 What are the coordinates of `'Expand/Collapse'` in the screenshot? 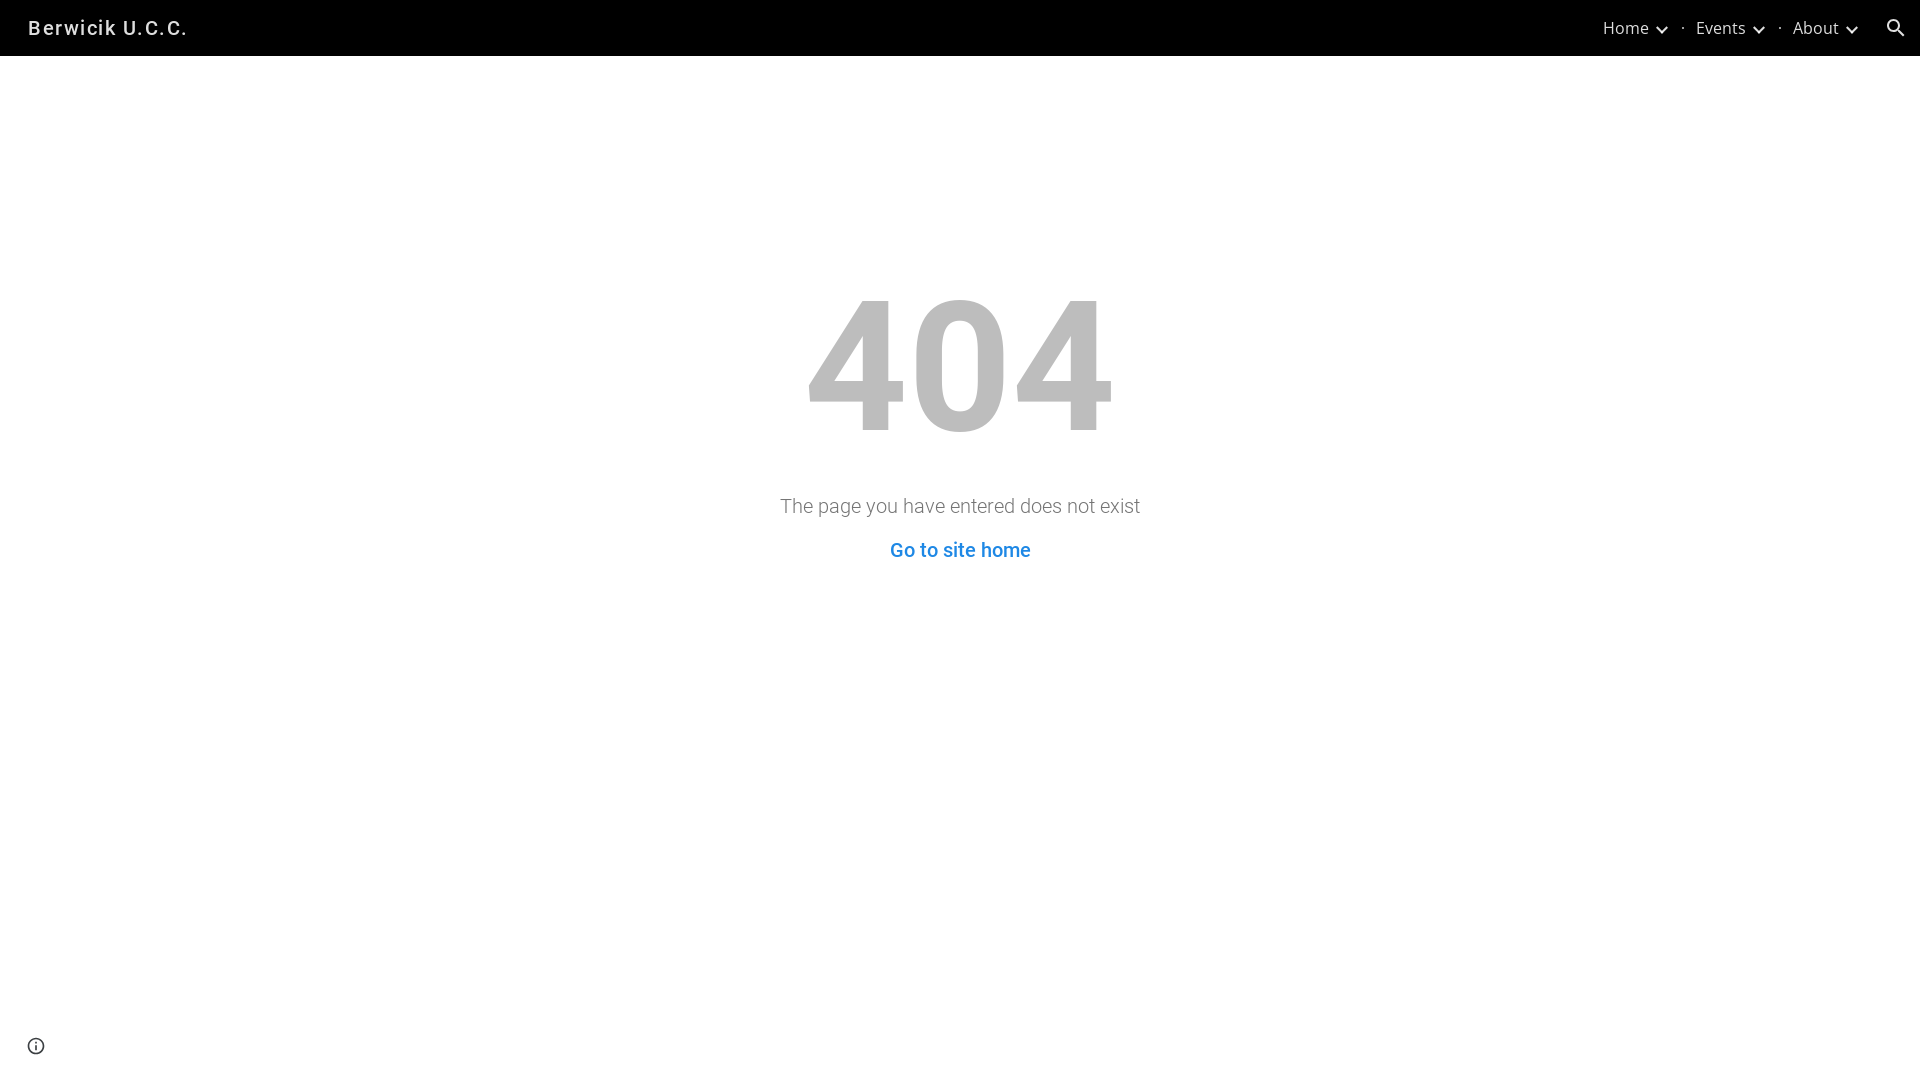 It's located at (1841, 27).